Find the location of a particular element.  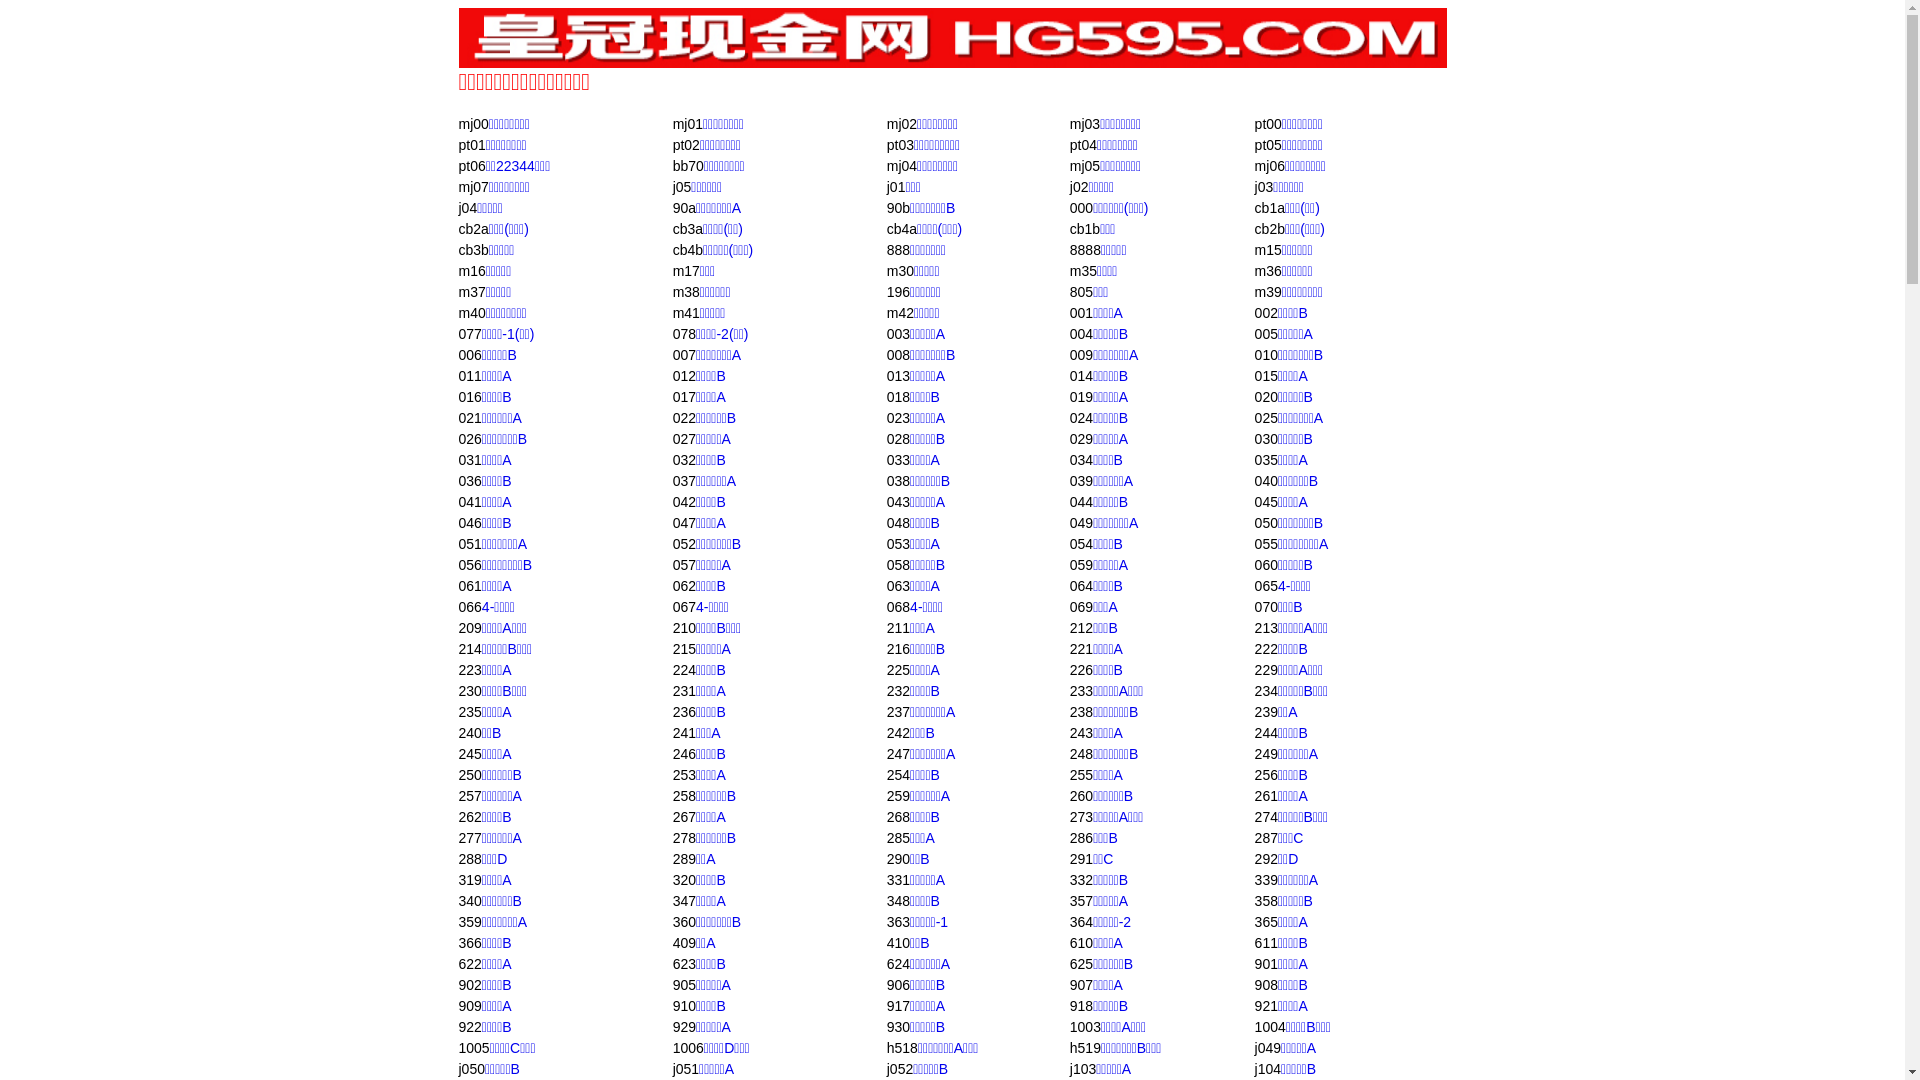

'017' is located at coordinates (684, 397).